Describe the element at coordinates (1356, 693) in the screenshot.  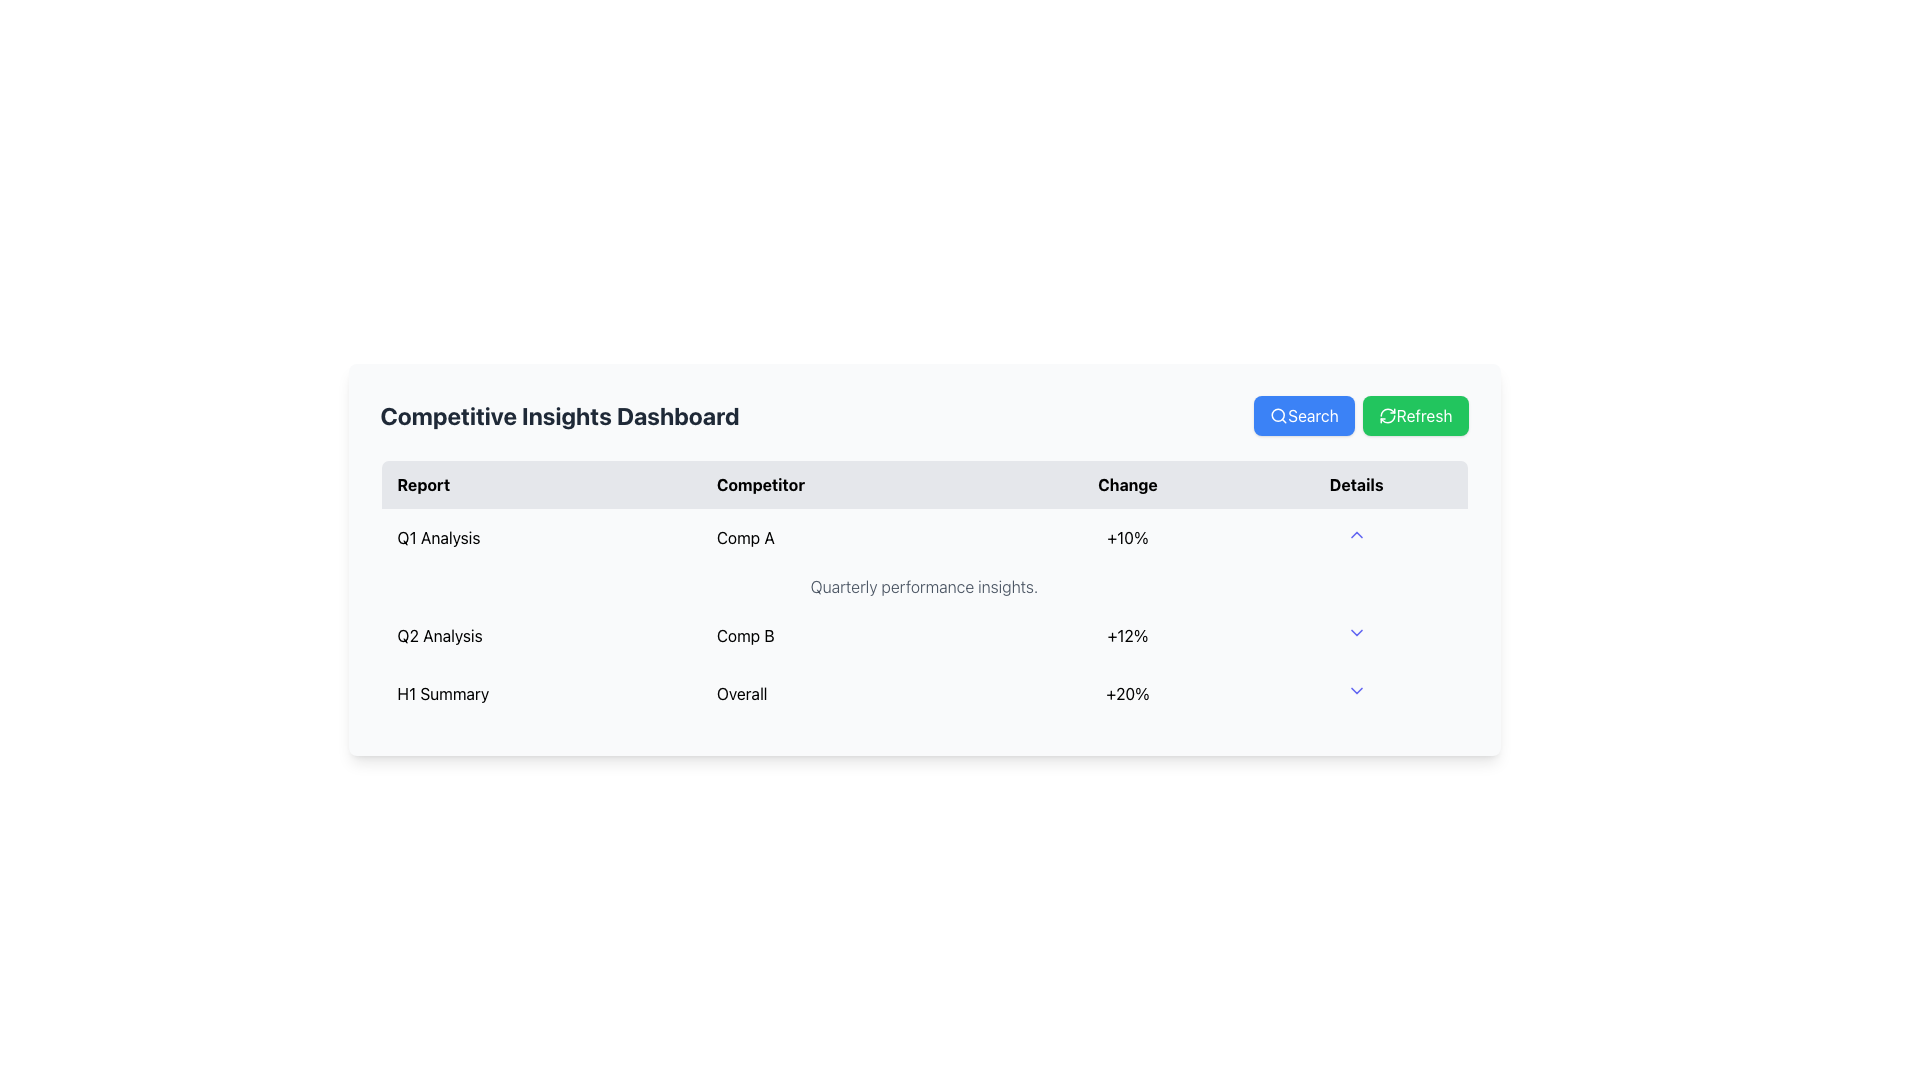
I see `the dropdown toggle button, represented as a downward-facing chevron, located in the last column of the 'H1 Summary' row under the 'Details' column` at that location.